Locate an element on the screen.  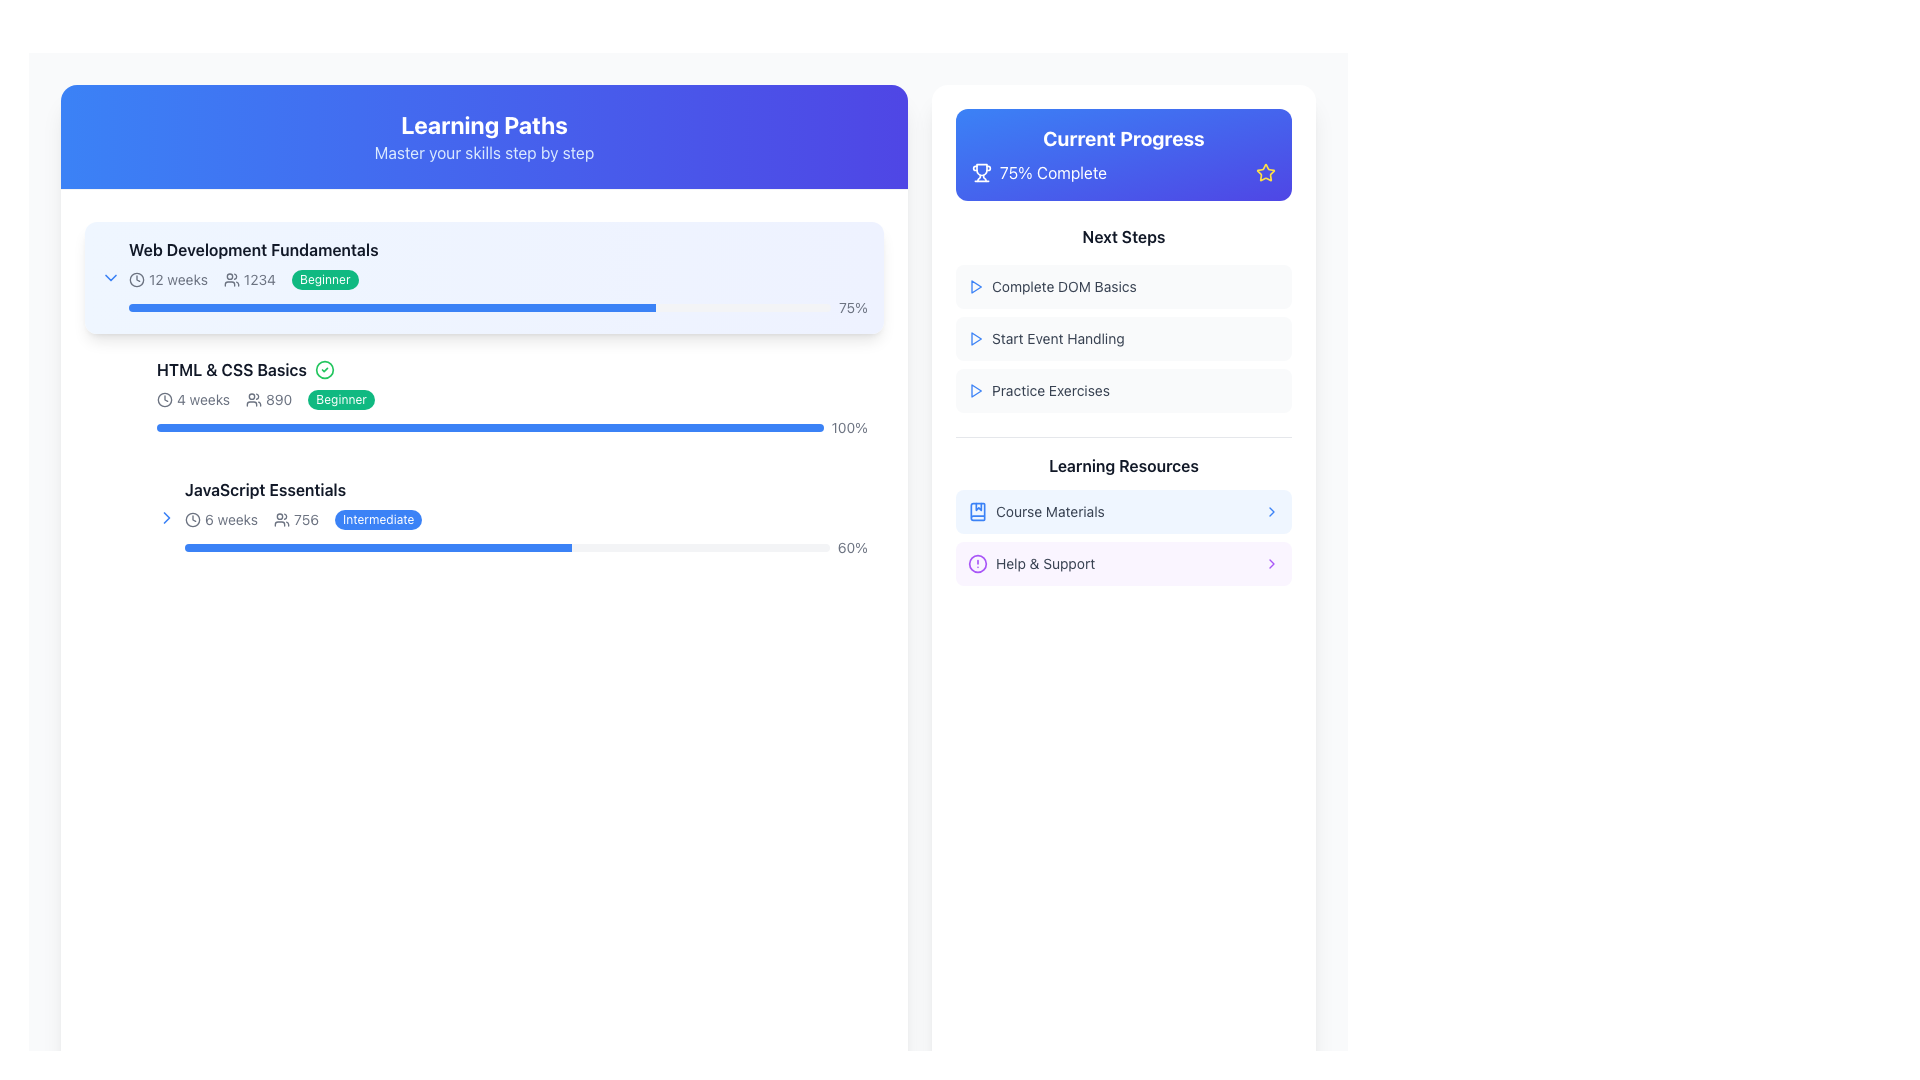
the 'Help & Support' clickable text label with an icon located in the 'Learning Resources' section, positioned below 'Course Materials' is located at coordinates (1031, 563).